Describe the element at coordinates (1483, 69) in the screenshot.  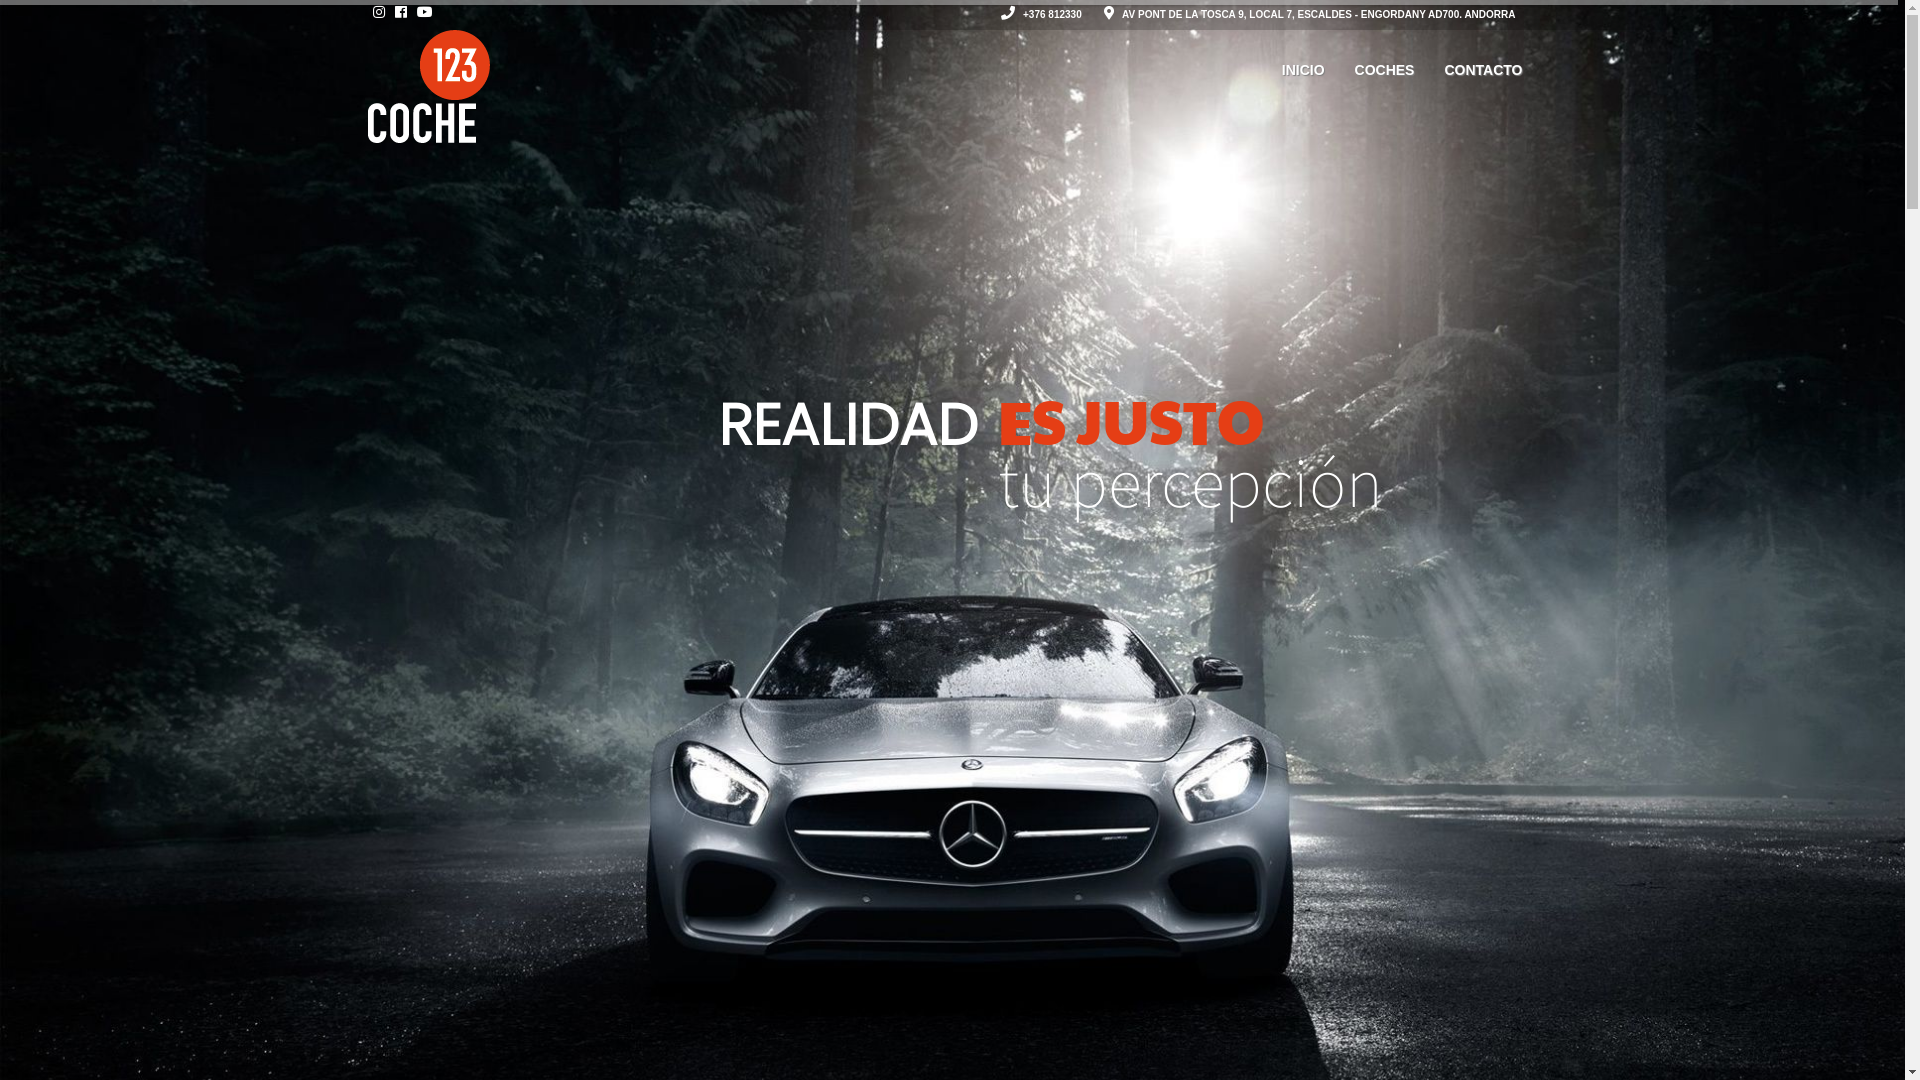
I see `'CONTACTO'` at that location.